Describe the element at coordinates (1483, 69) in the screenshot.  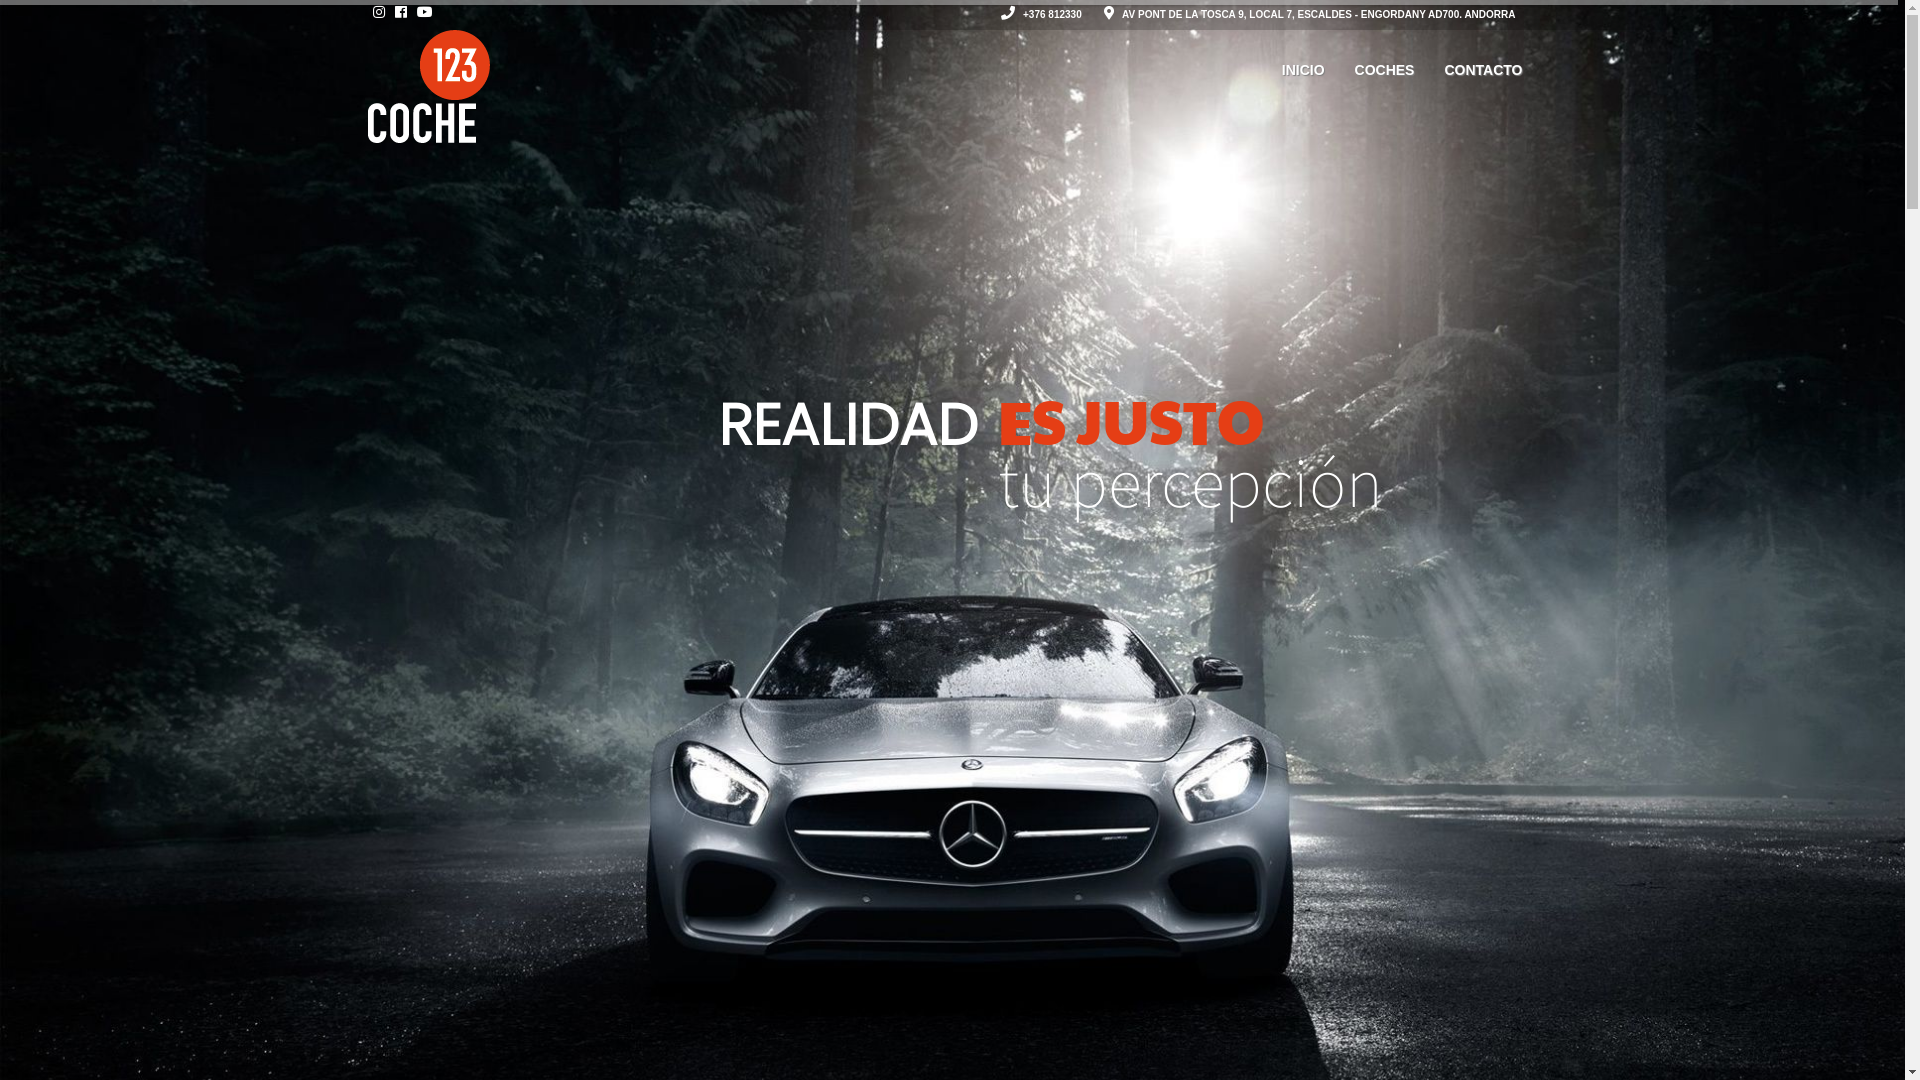
I see `'CONTACTO'` at that location.